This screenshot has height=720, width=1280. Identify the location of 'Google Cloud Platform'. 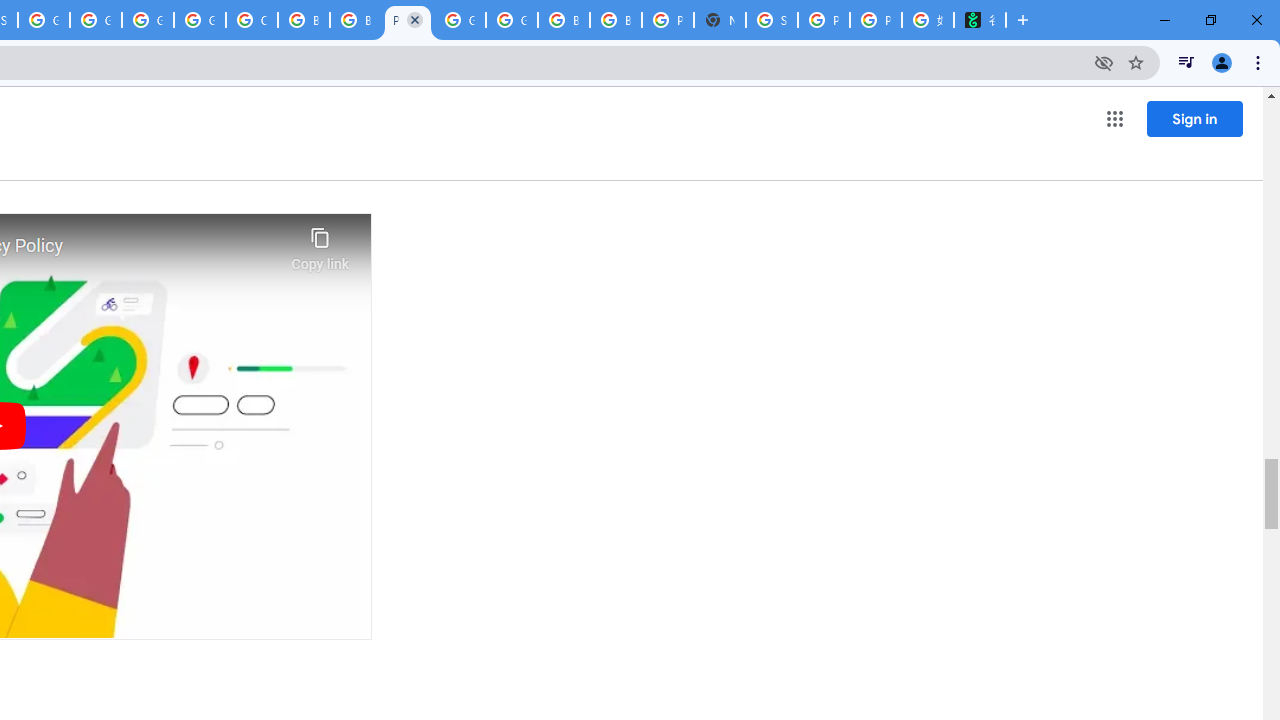
(512, 20).